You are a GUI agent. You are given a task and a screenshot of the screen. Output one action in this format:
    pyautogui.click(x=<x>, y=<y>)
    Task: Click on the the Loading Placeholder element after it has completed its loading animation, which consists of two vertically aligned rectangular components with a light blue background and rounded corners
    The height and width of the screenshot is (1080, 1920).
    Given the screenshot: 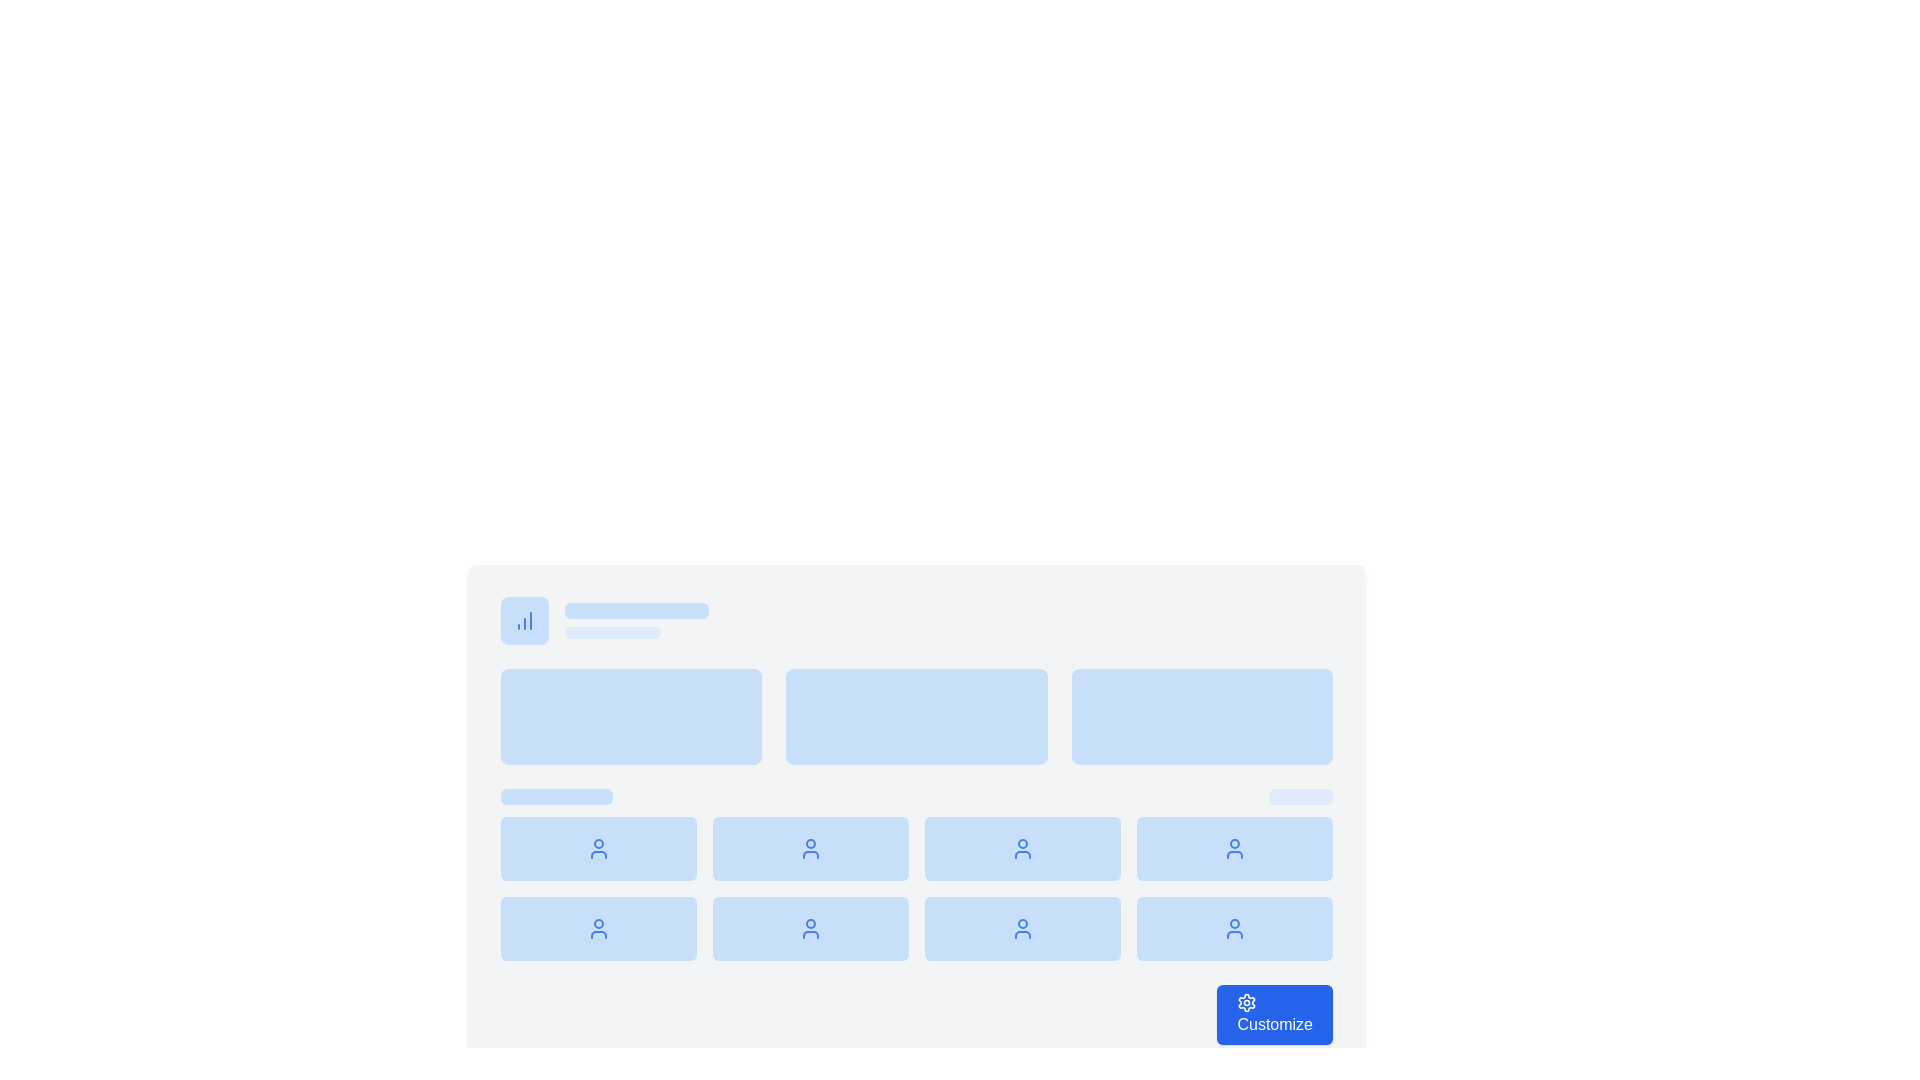 What is the action you would take?
    pyautogui.click(x=636, y=620)
    